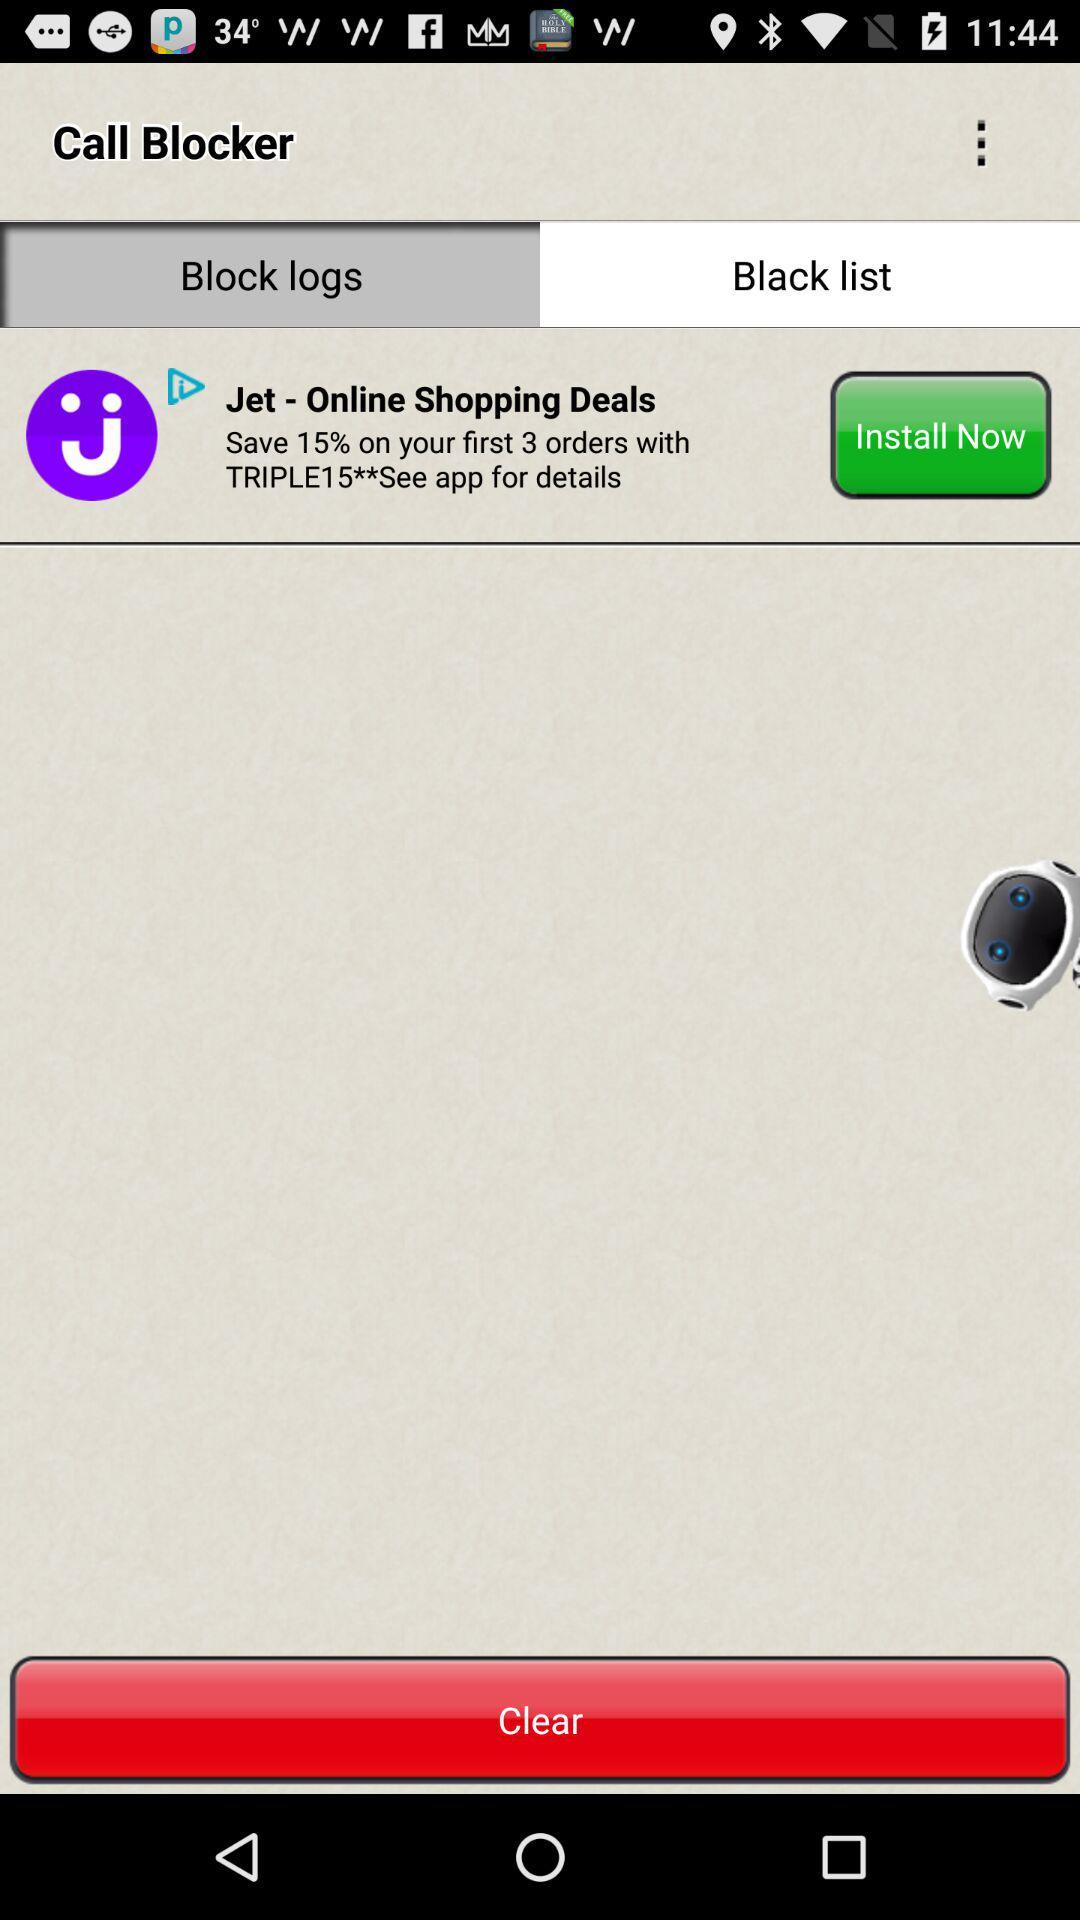 The width and height of the screenshot is (1080, 1920). What do you see at coordinates (540, 1719) in the screenshot?
I see `the clear icon` at bounding box center [540, 1719].